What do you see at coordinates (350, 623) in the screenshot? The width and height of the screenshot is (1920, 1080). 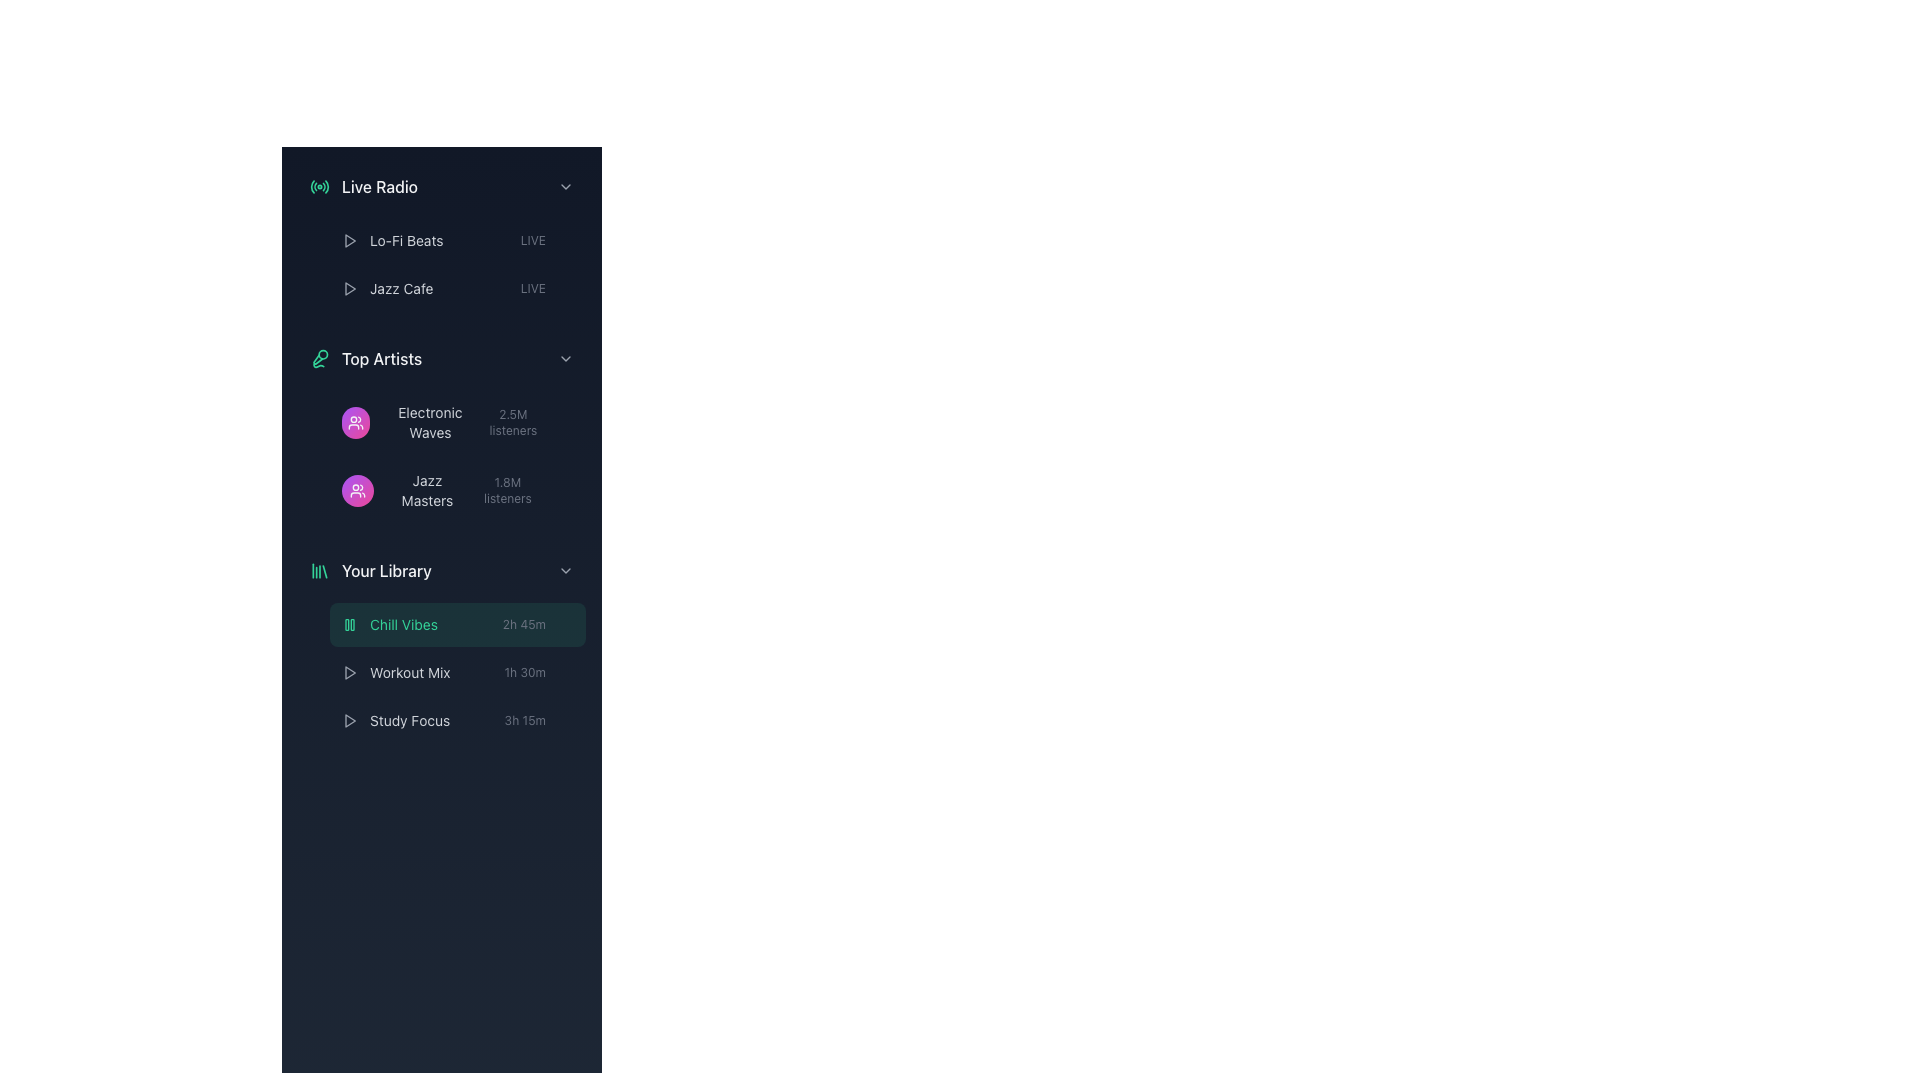 I see `the pause icon button, which is a small rectangular icon with two vertical bars and a greenish outline, located` at bounding box center [350, 623].